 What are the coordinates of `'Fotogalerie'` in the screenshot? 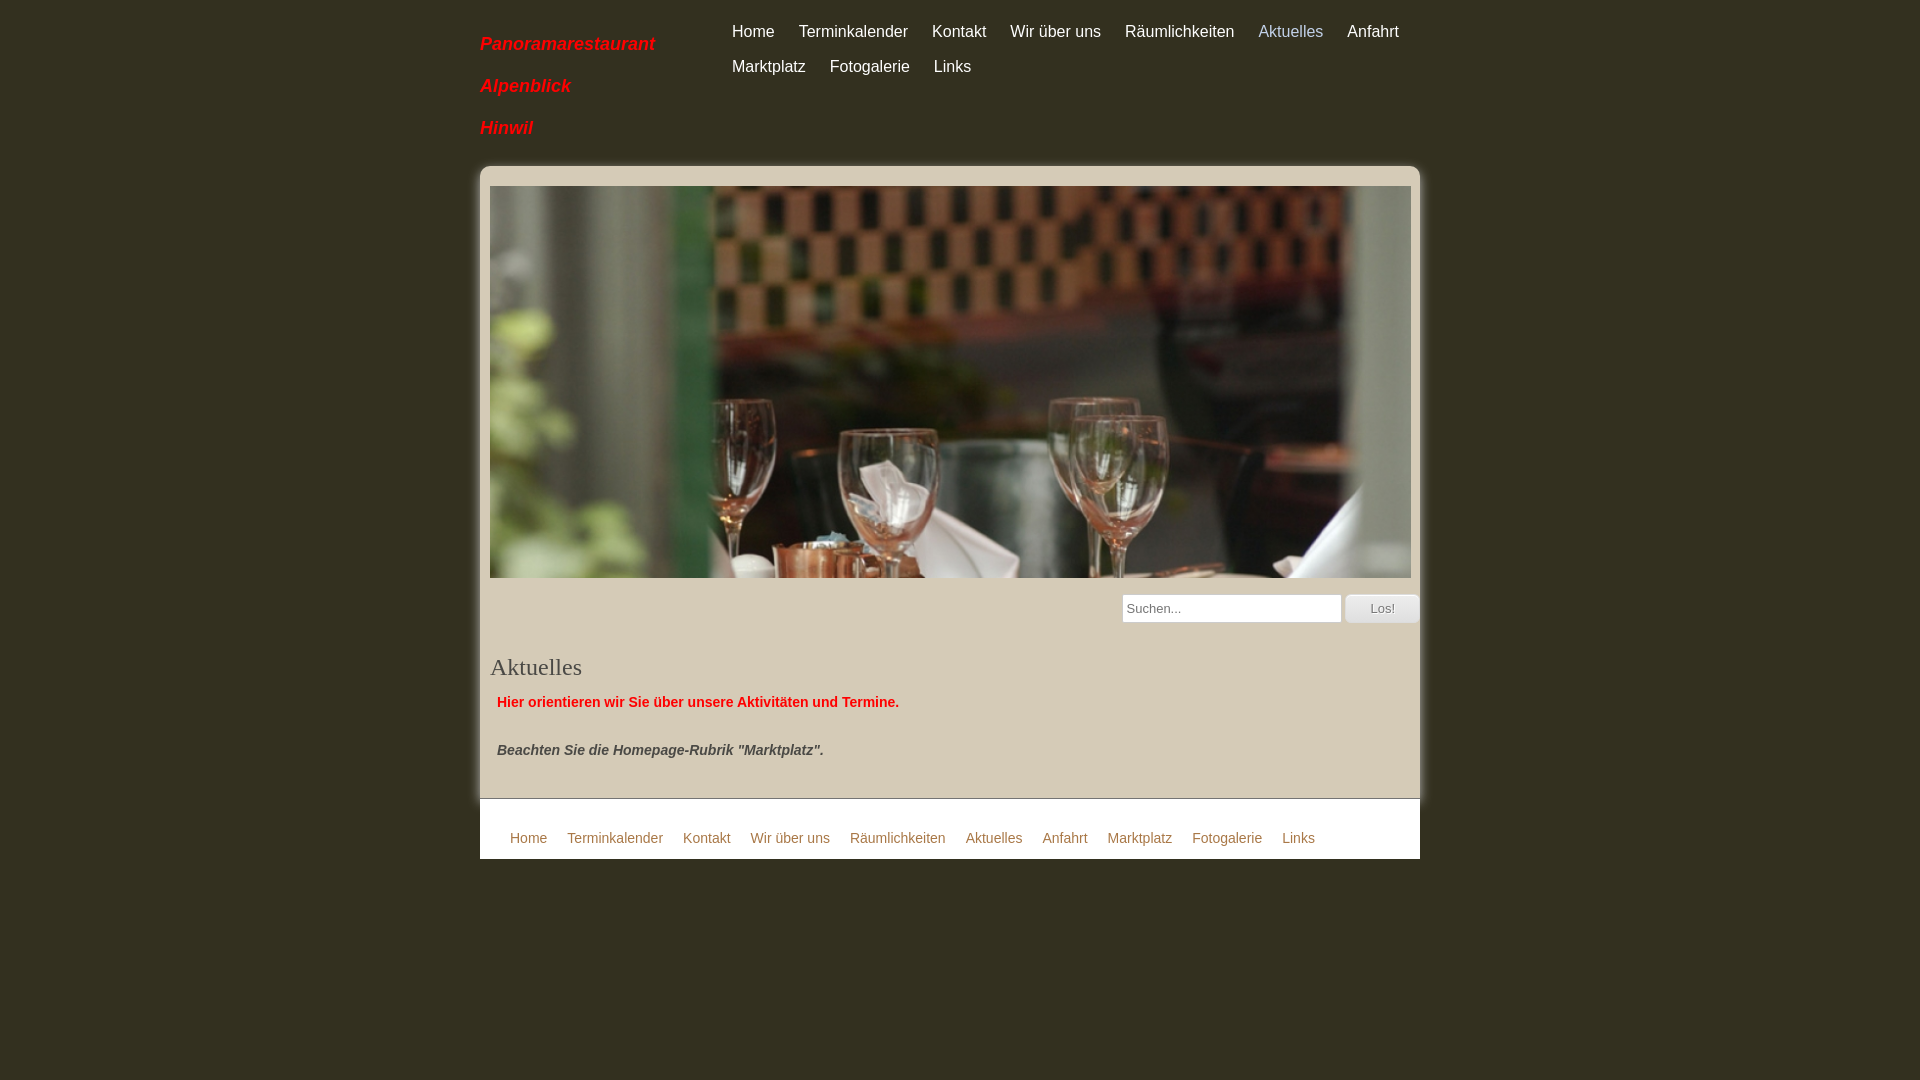 It's located at (869, 65).